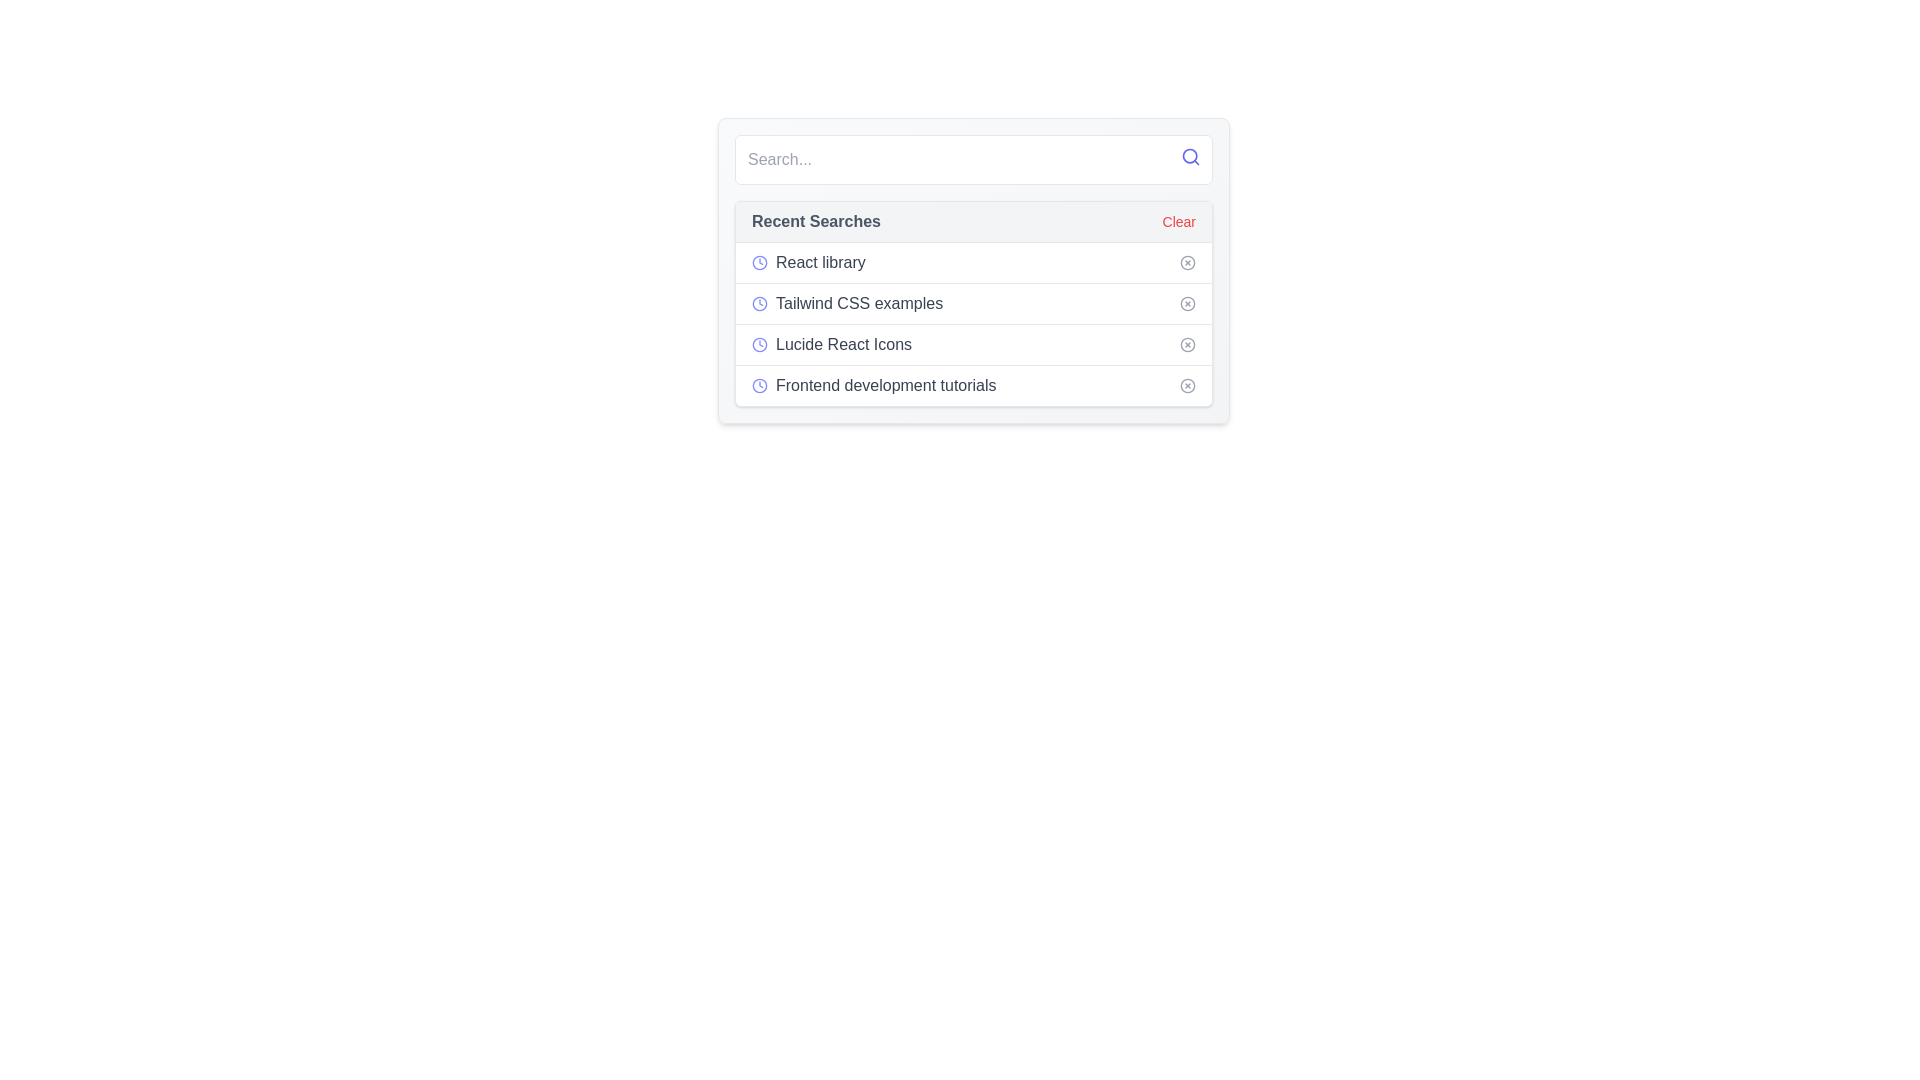 Image resolution: width=1920 pixels, height=1080 pixels. I want to click on the circular boundary of the close button in the 'Recent Searches' card, which is part of the 'Tailwind CSS examples' row, so click(1188, 304).